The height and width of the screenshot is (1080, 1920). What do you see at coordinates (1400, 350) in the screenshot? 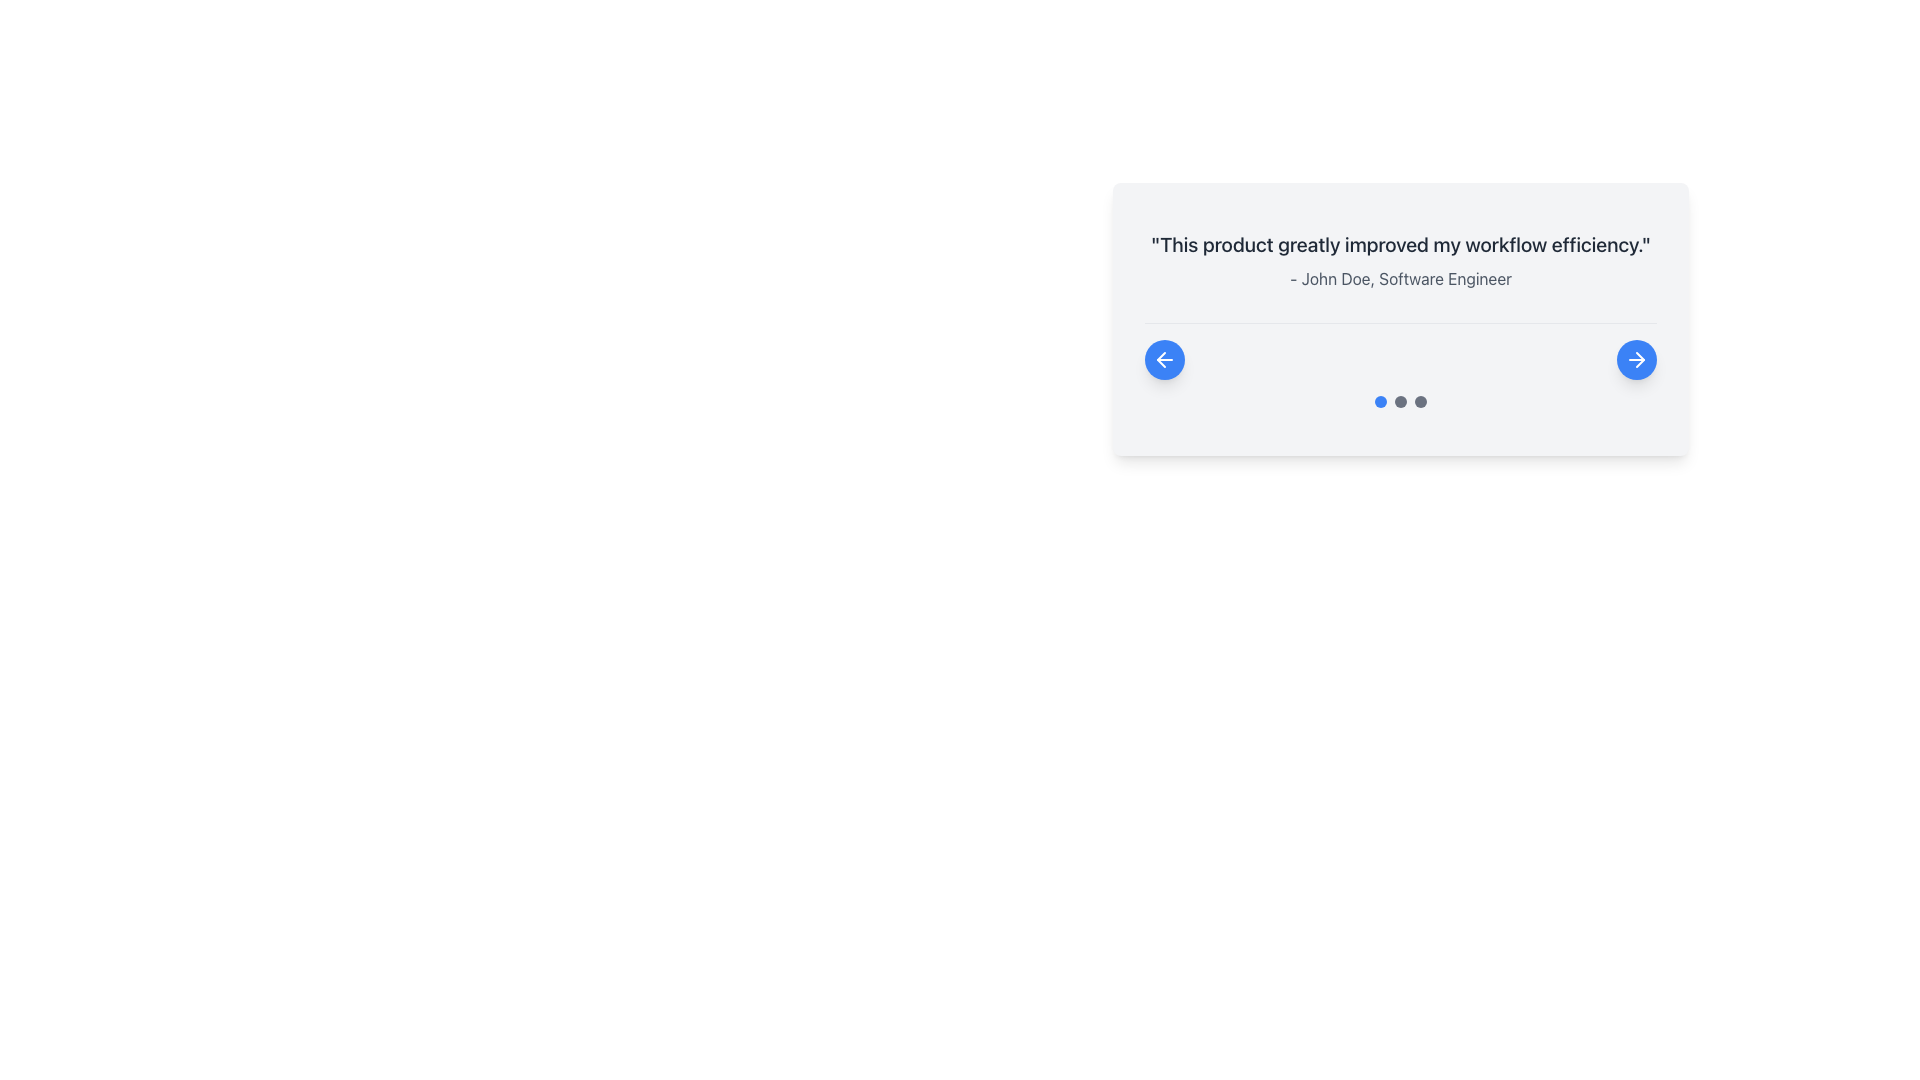
I see `the Carousel Navigation Bar buttons located at the bottom of the testimonial card to observe potential hover effects` at bounding box center [1400, 350].